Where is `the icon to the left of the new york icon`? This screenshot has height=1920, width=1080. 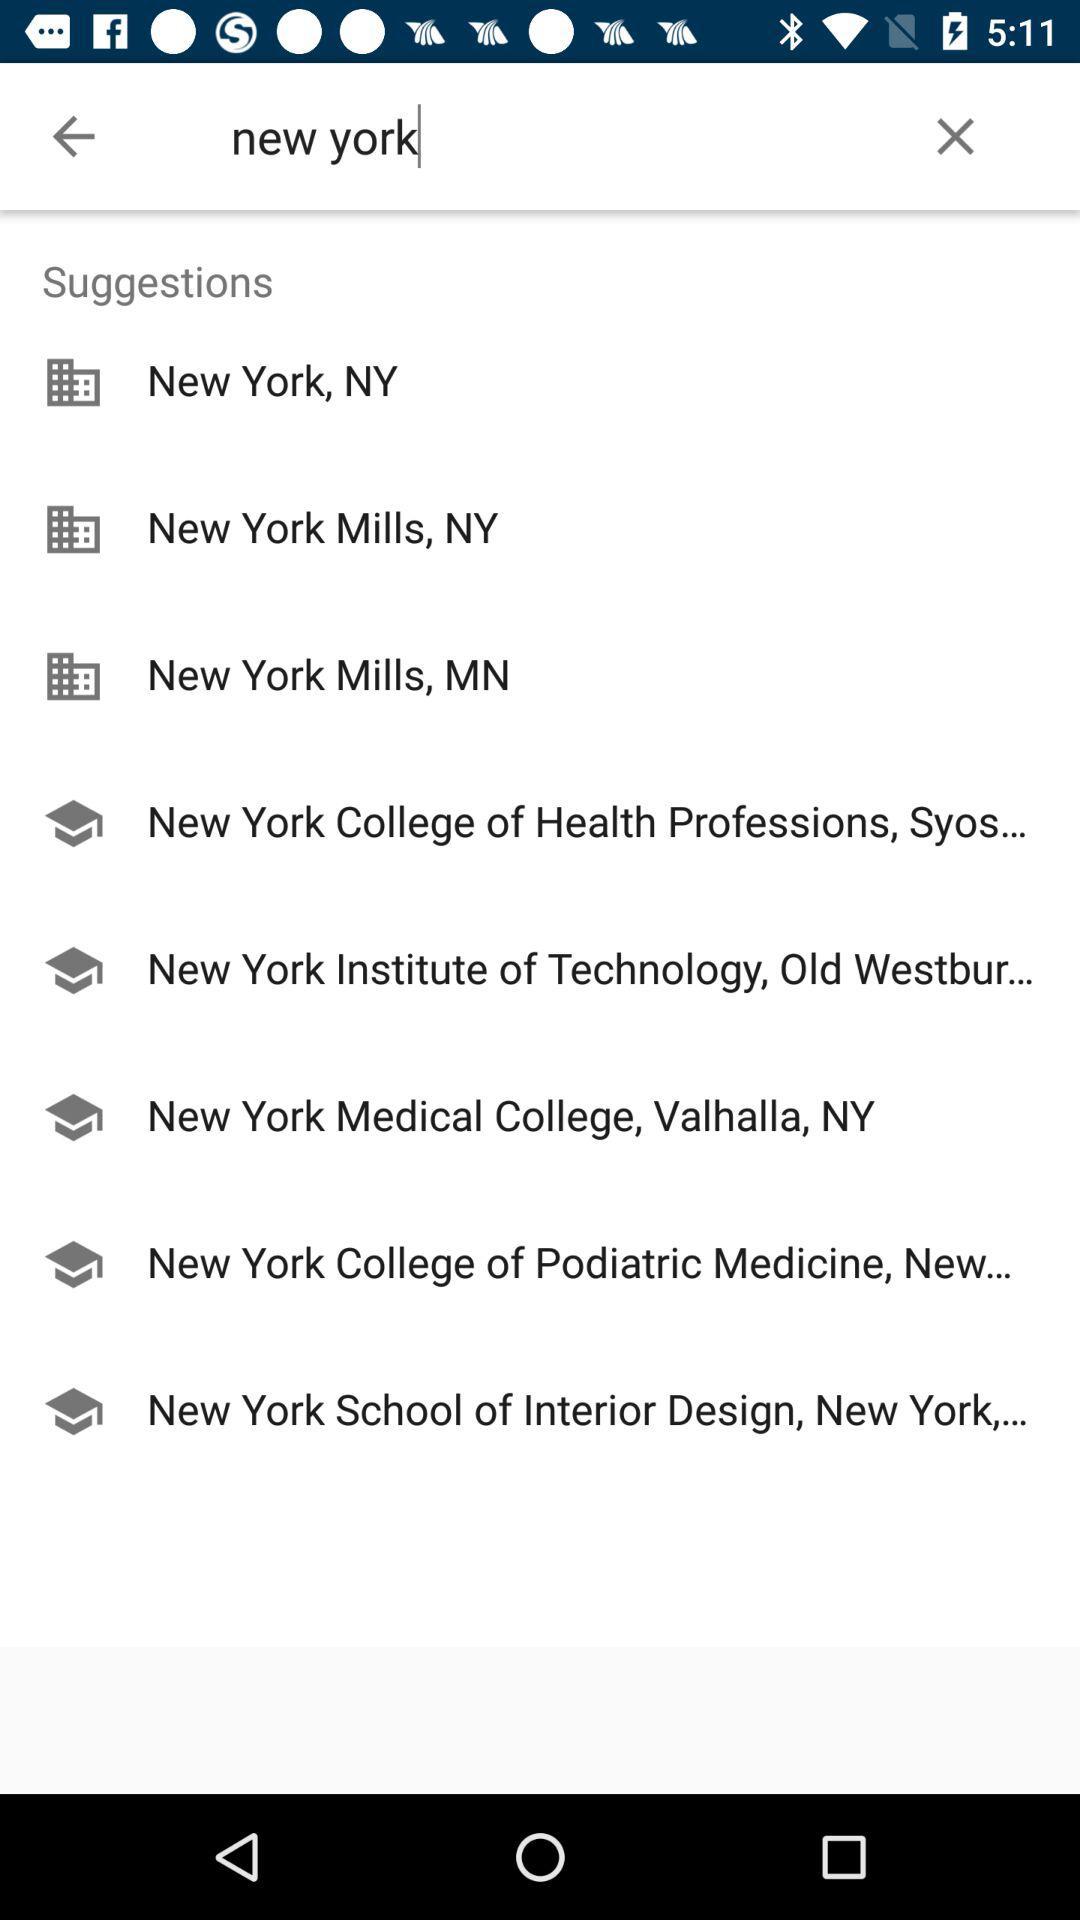 the icon to the left of the new york icon is located at coordinates (72, 135).